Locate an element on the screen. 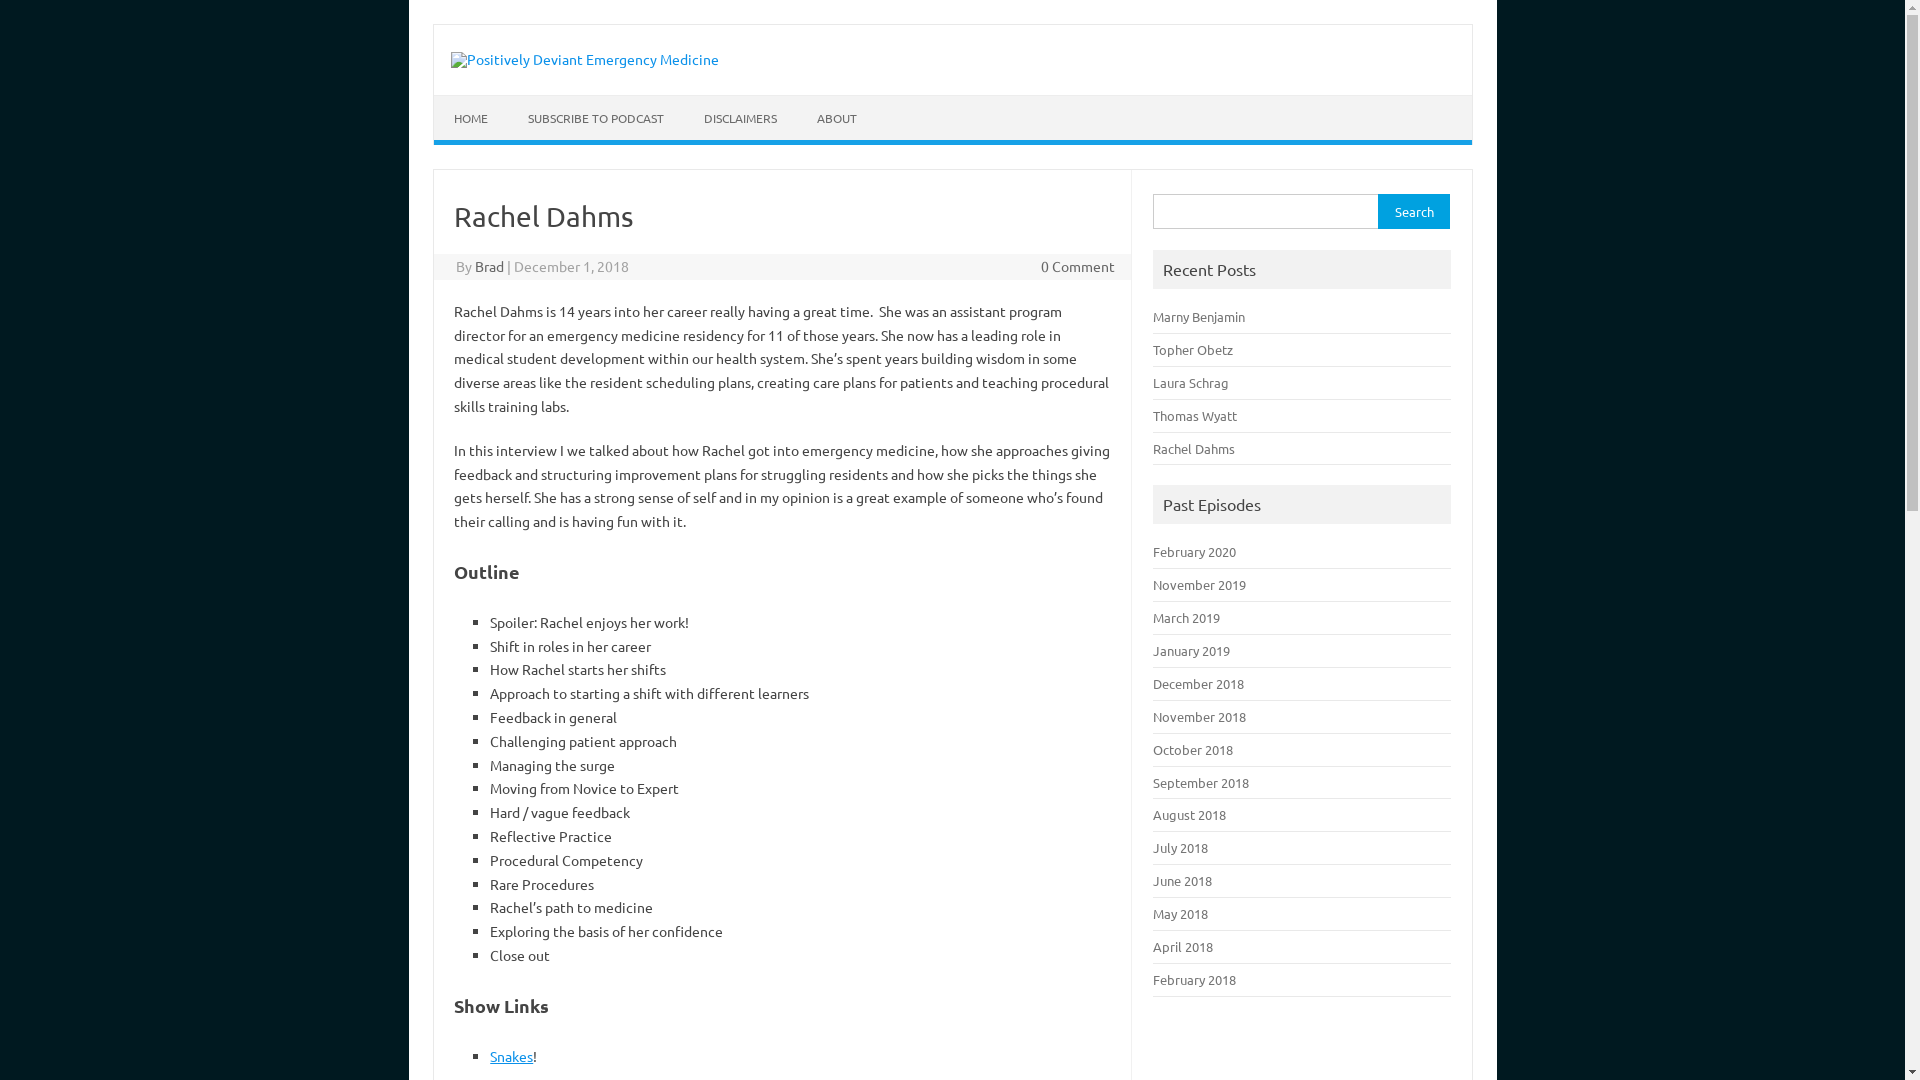  'July 2018' is located at coordinates (1180, 847).